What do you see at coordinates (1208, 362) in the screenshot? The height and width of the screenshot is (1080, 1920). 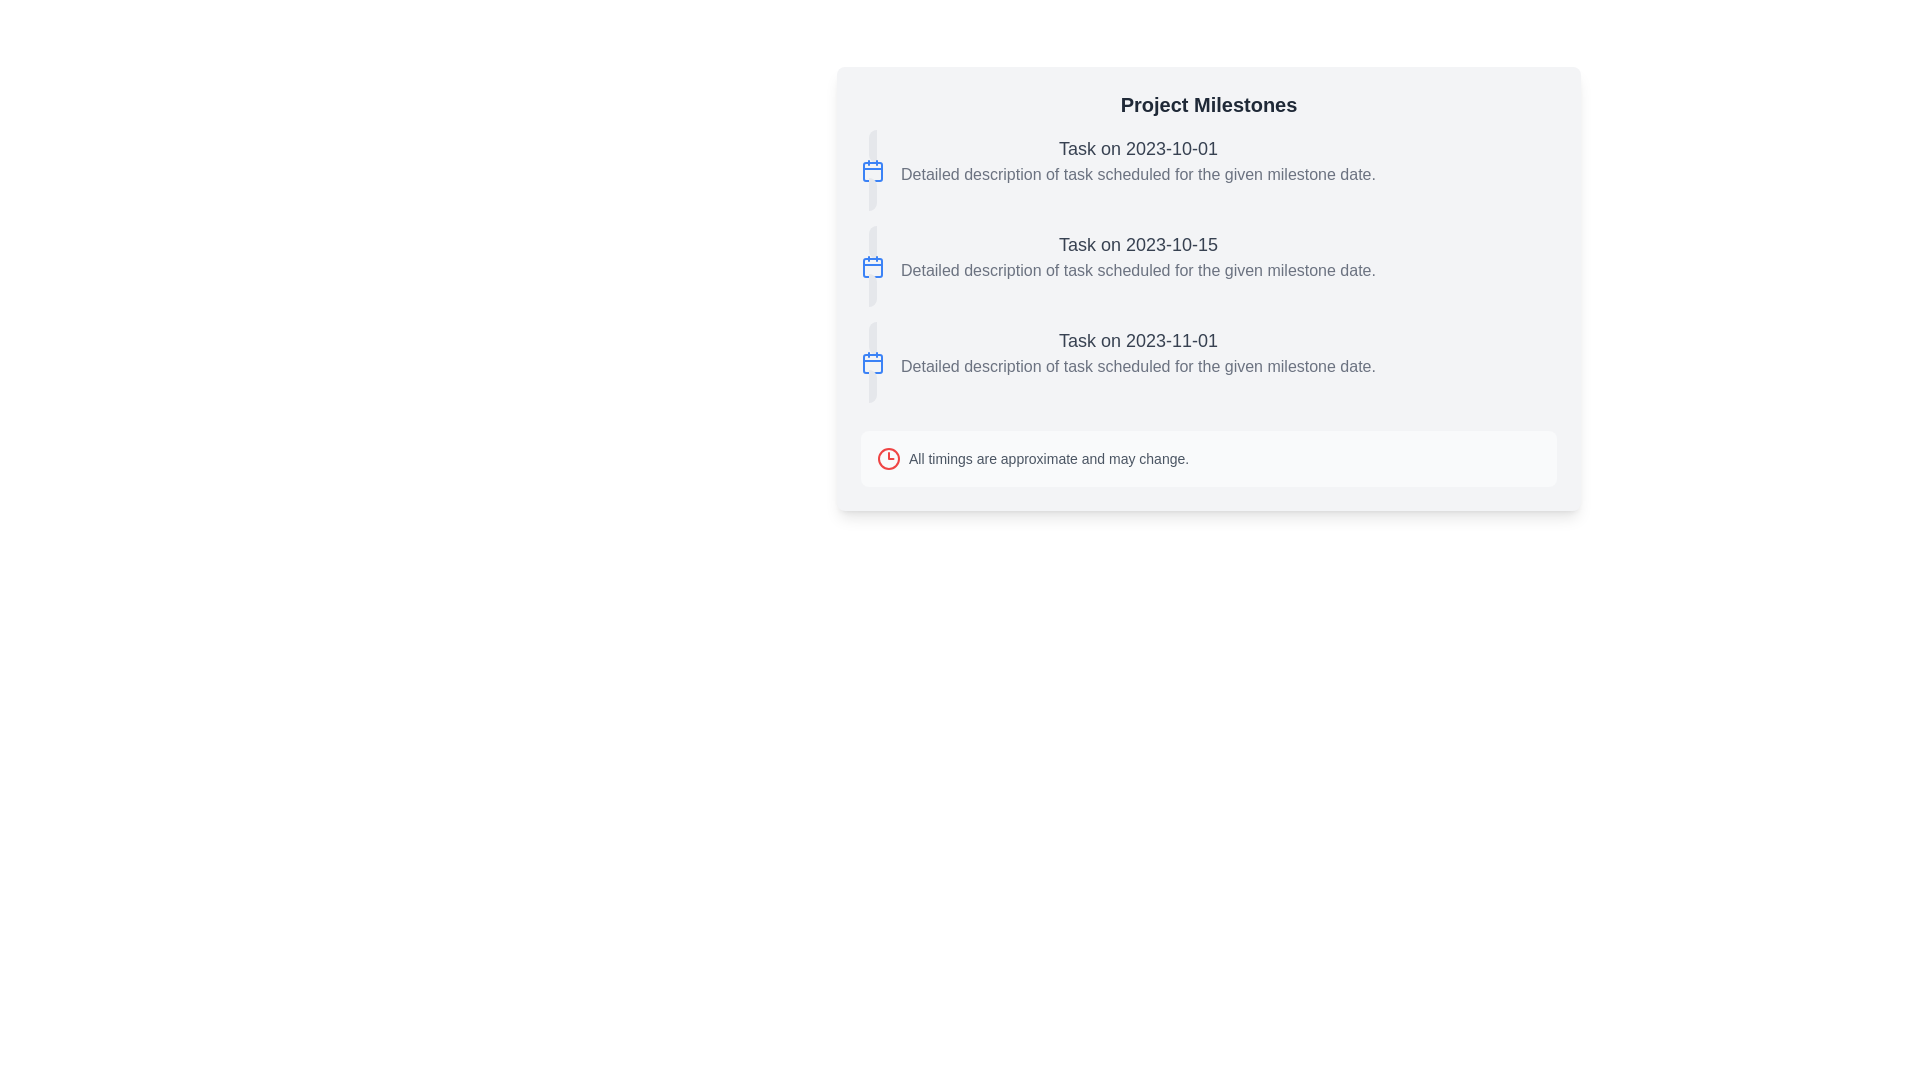 I see `the third milestone list item which displays its date, title, and description for potential additional details` at bounding box center [1208, 362].